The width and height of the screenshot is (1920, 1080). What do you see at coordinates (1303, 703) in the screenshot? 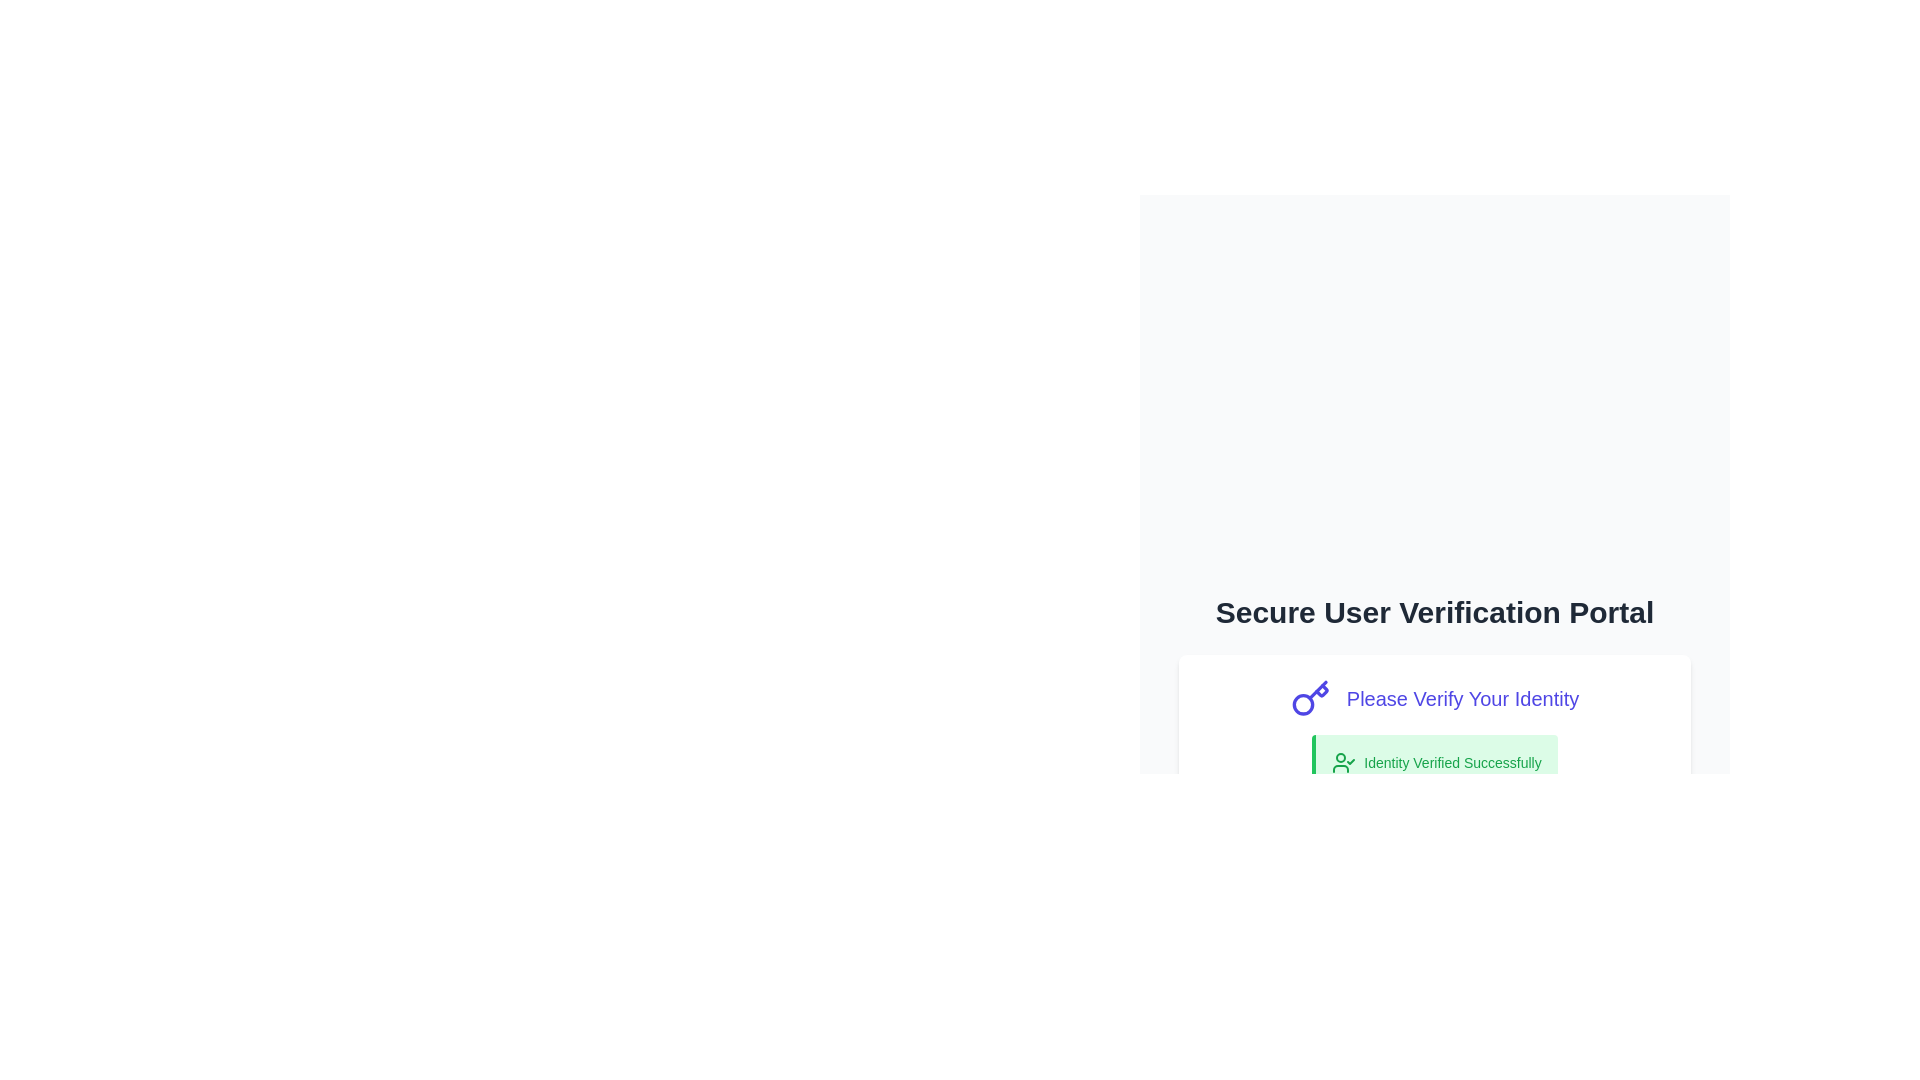
I see `the small circular graphic located within the key icon, which is positioned near the bottom of the key icon, situated towards the left of the text 'Please Verify Your Identity'` at bounding box center [1303, 703].